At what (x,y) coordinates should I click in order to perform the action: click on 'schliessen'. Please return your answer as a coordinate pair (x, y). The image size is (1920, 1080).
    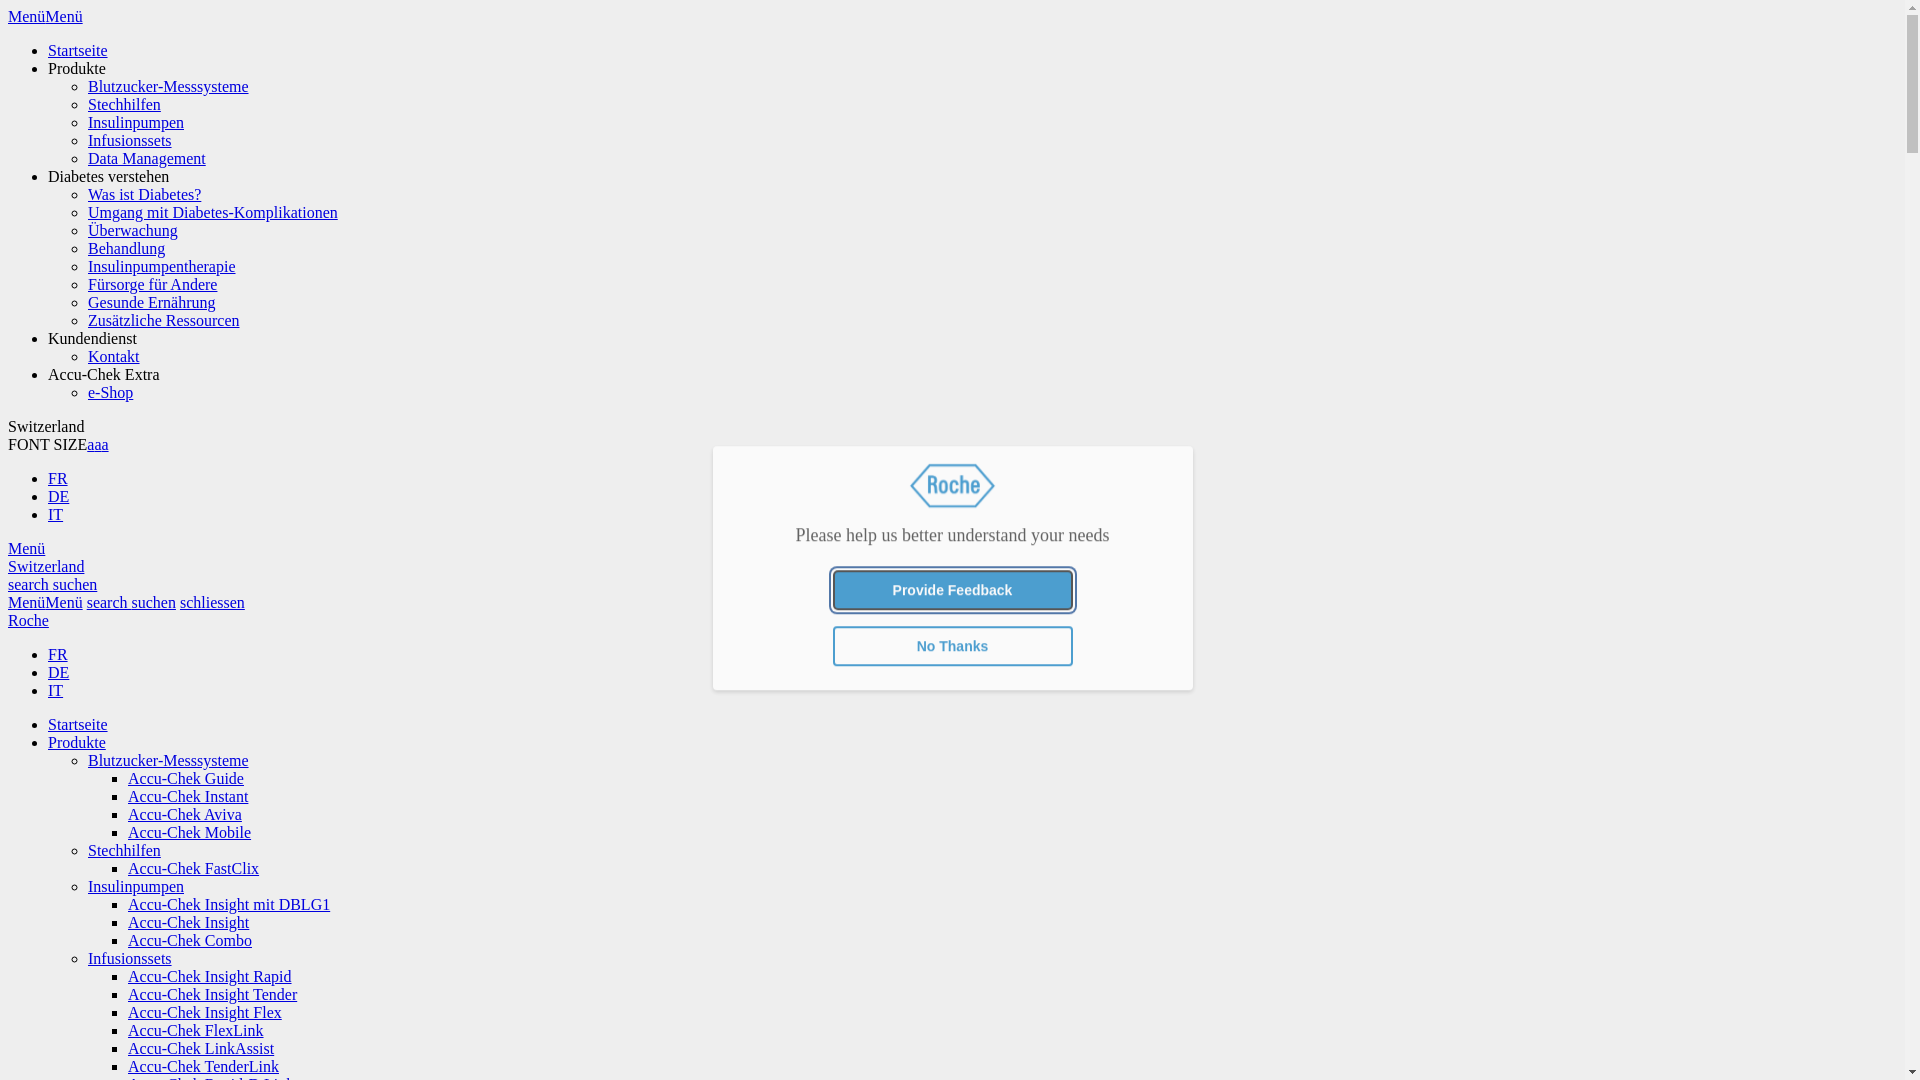
    Looking at the image, I should click on (212, 601).